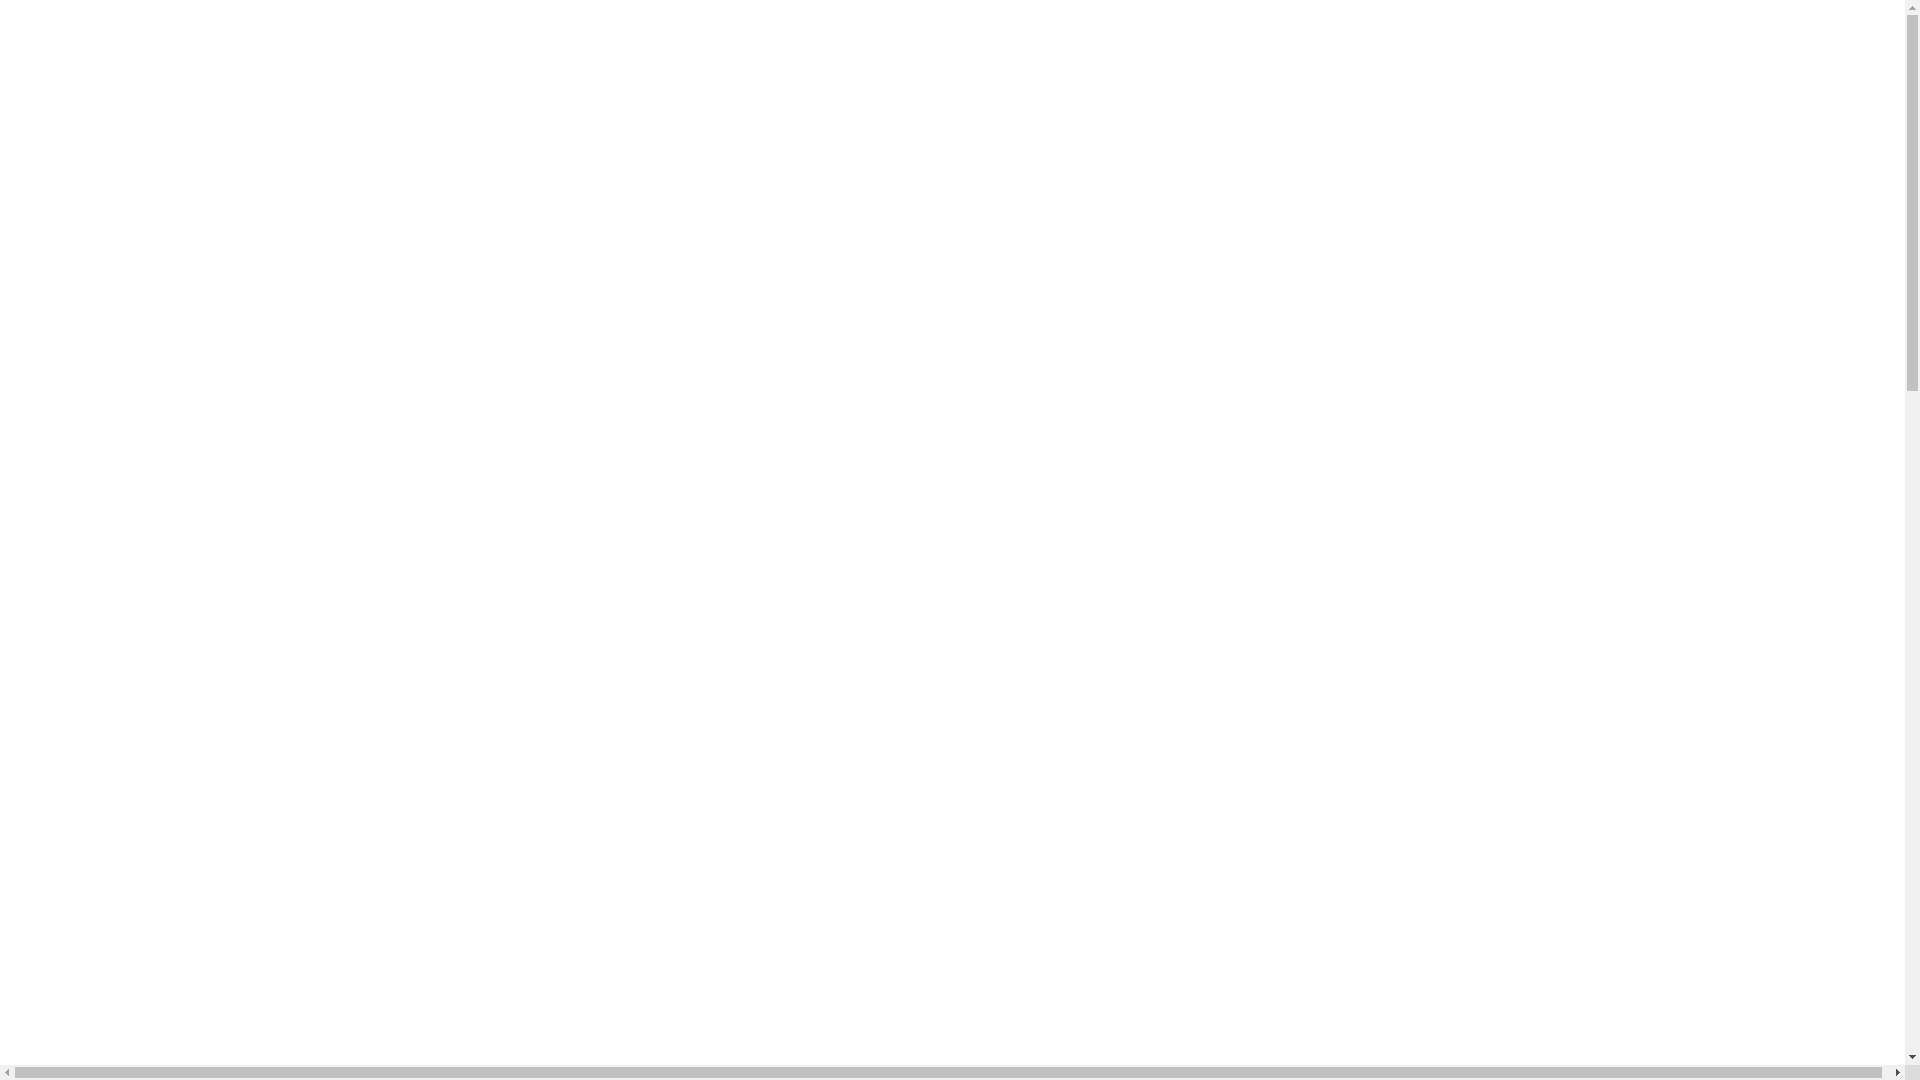  I want to click on 'to Bottom', so click(72, 667).